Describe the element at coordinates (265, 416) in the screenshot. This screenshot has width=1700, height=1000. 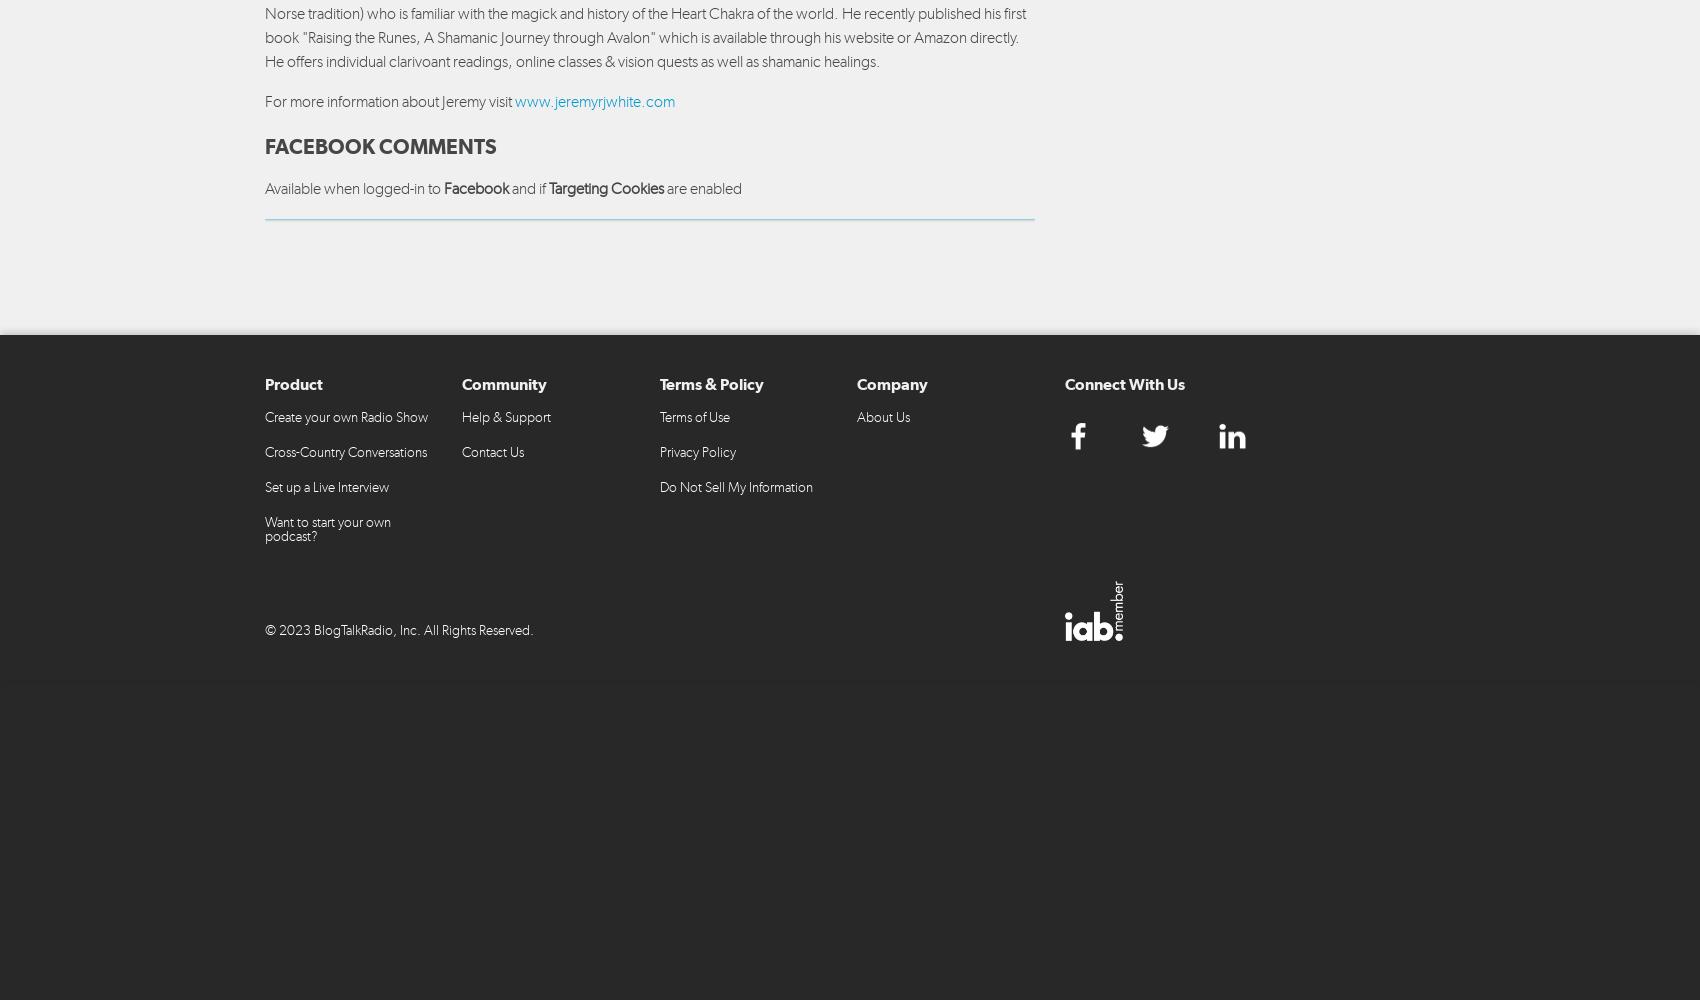
I see `'Create your own Radio Show'` at that location.